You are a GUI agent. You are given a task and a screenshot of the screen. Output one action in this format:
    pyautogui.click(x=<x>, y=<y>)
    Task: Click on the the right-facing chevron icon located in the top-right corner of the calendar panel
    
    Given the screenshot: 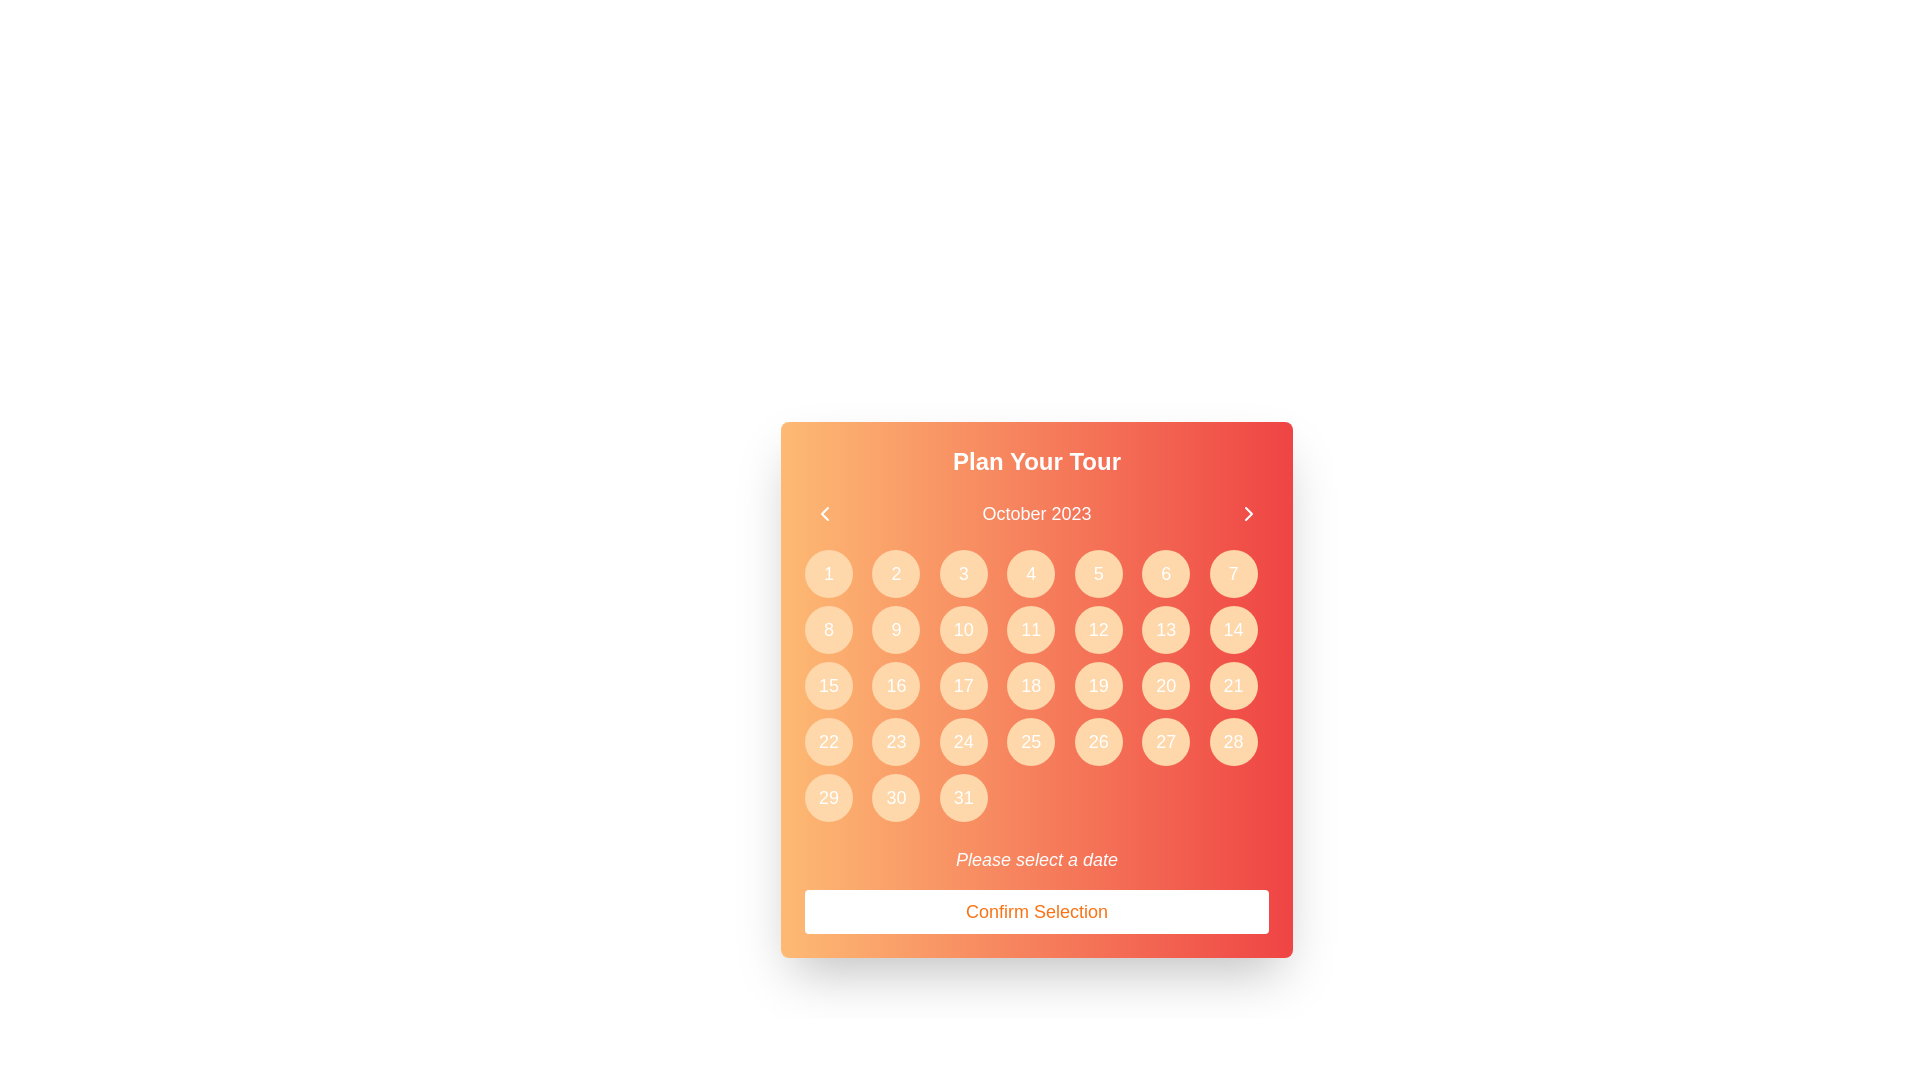 What is the action you would take?
    pyautogui.click(x=1247, y=512)
    